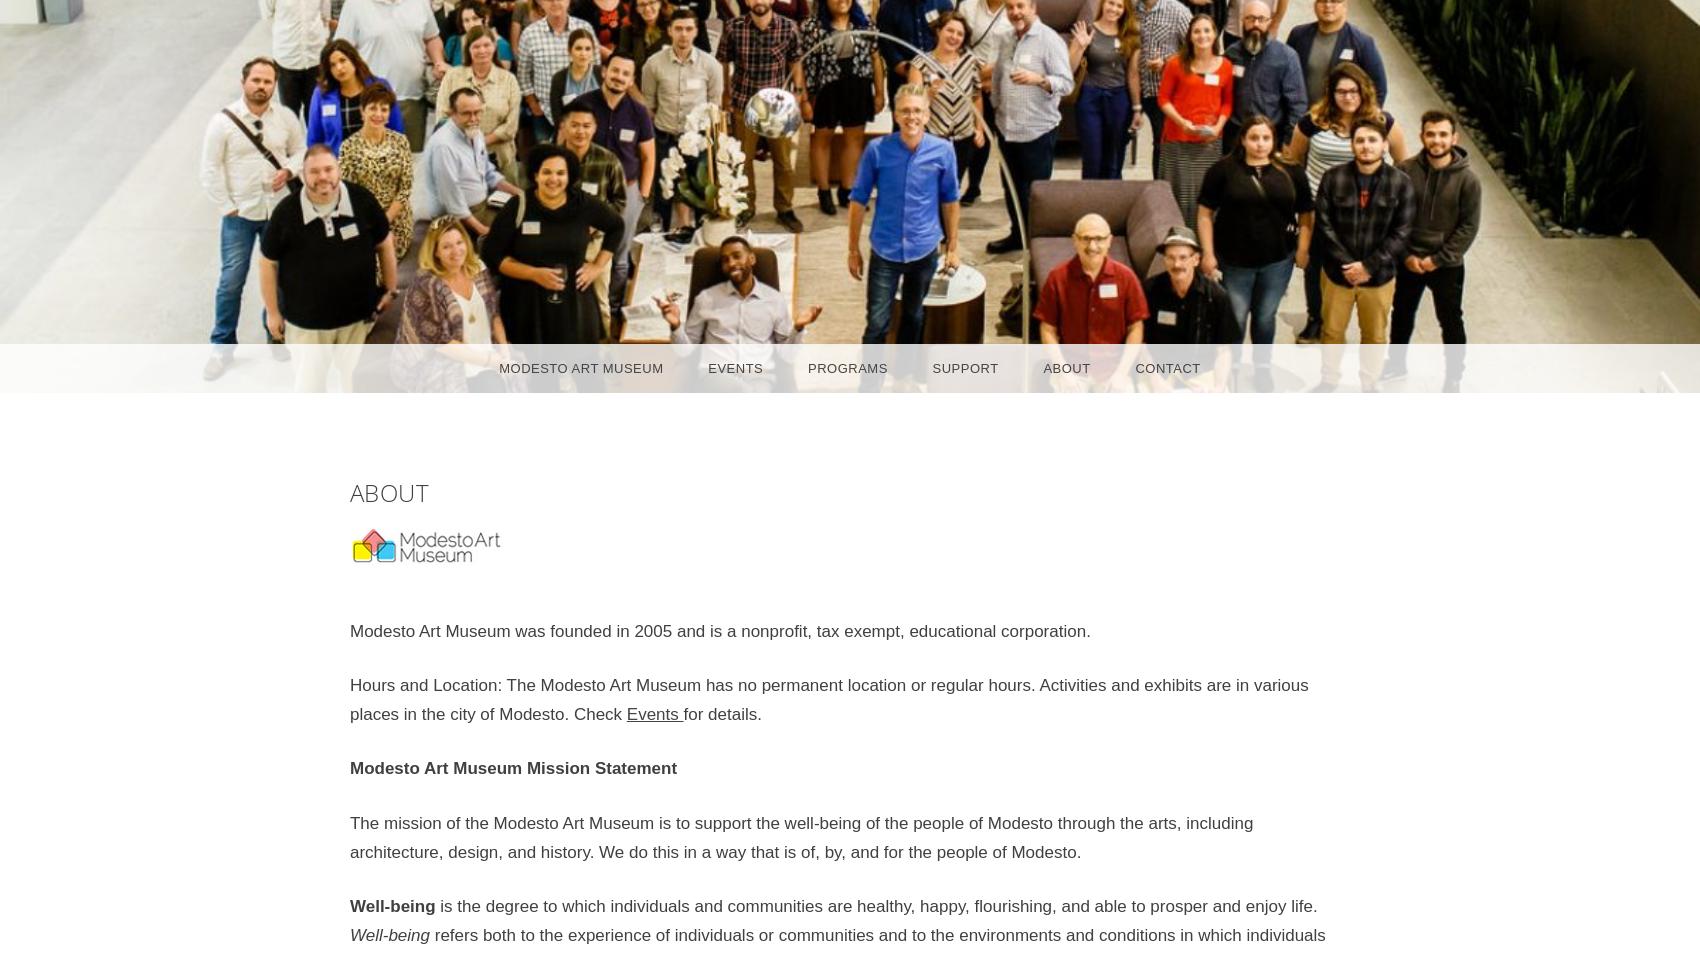 This screenshot has height=957, width=1700. Describe the element at coordinates (805, 368) in the screenshot. I see `'PROGRAMS'` at that location.